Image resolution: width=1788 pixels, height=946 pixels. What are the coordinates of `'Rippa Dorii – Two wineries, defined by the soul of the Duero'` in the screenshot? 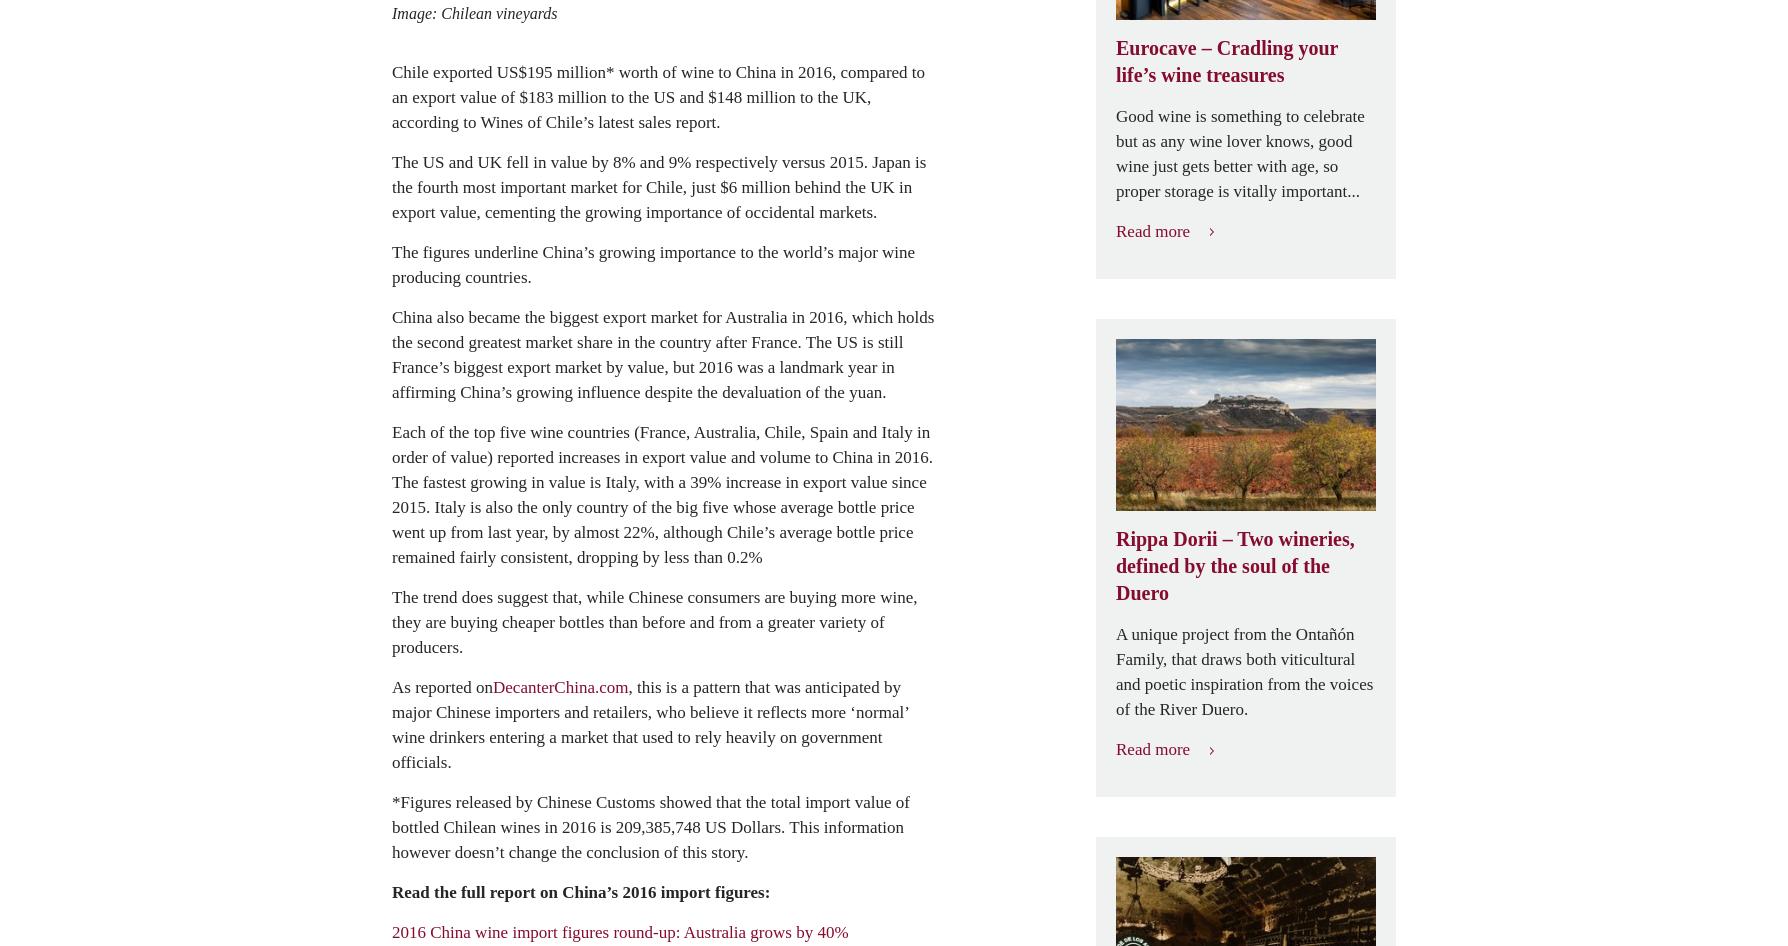 It's located at (1233, 564).